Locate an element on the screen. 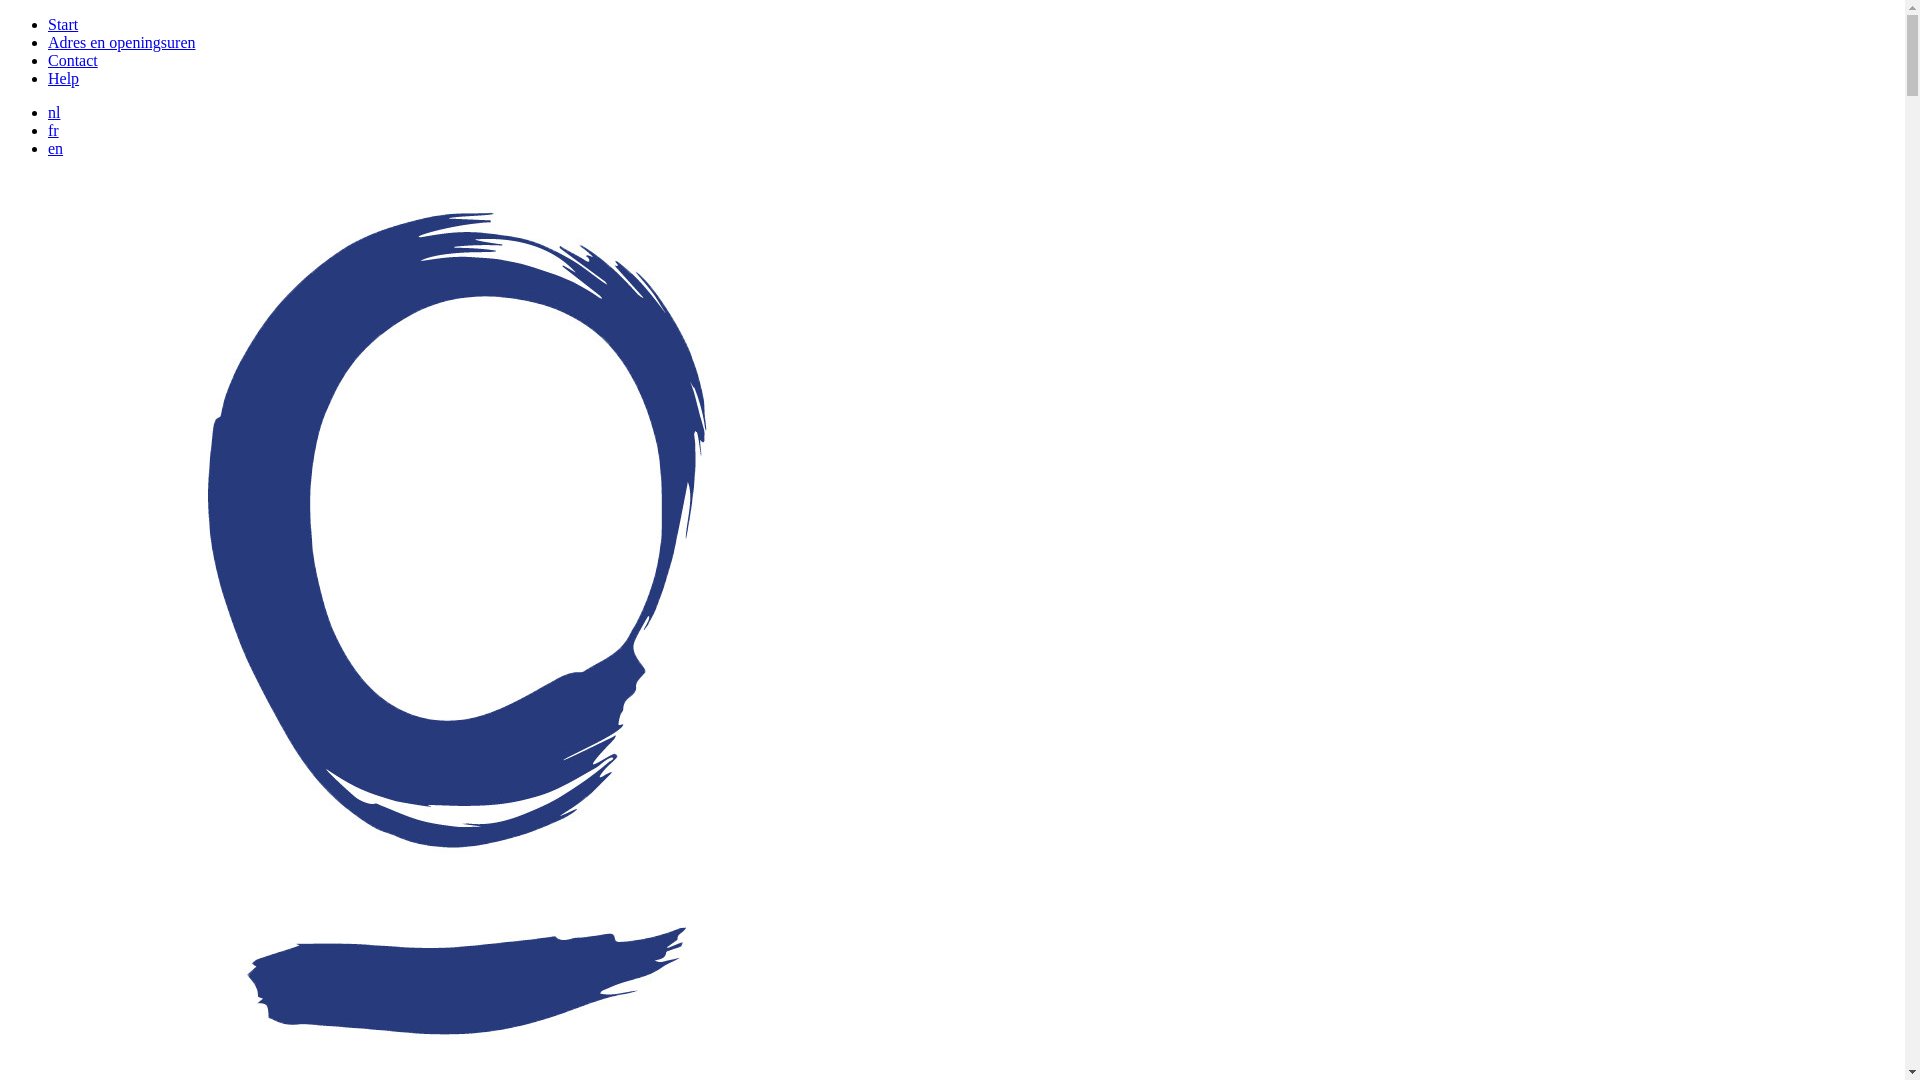 The image size is (1920, 1080). 'fr' is located at coordinates (53, 130).